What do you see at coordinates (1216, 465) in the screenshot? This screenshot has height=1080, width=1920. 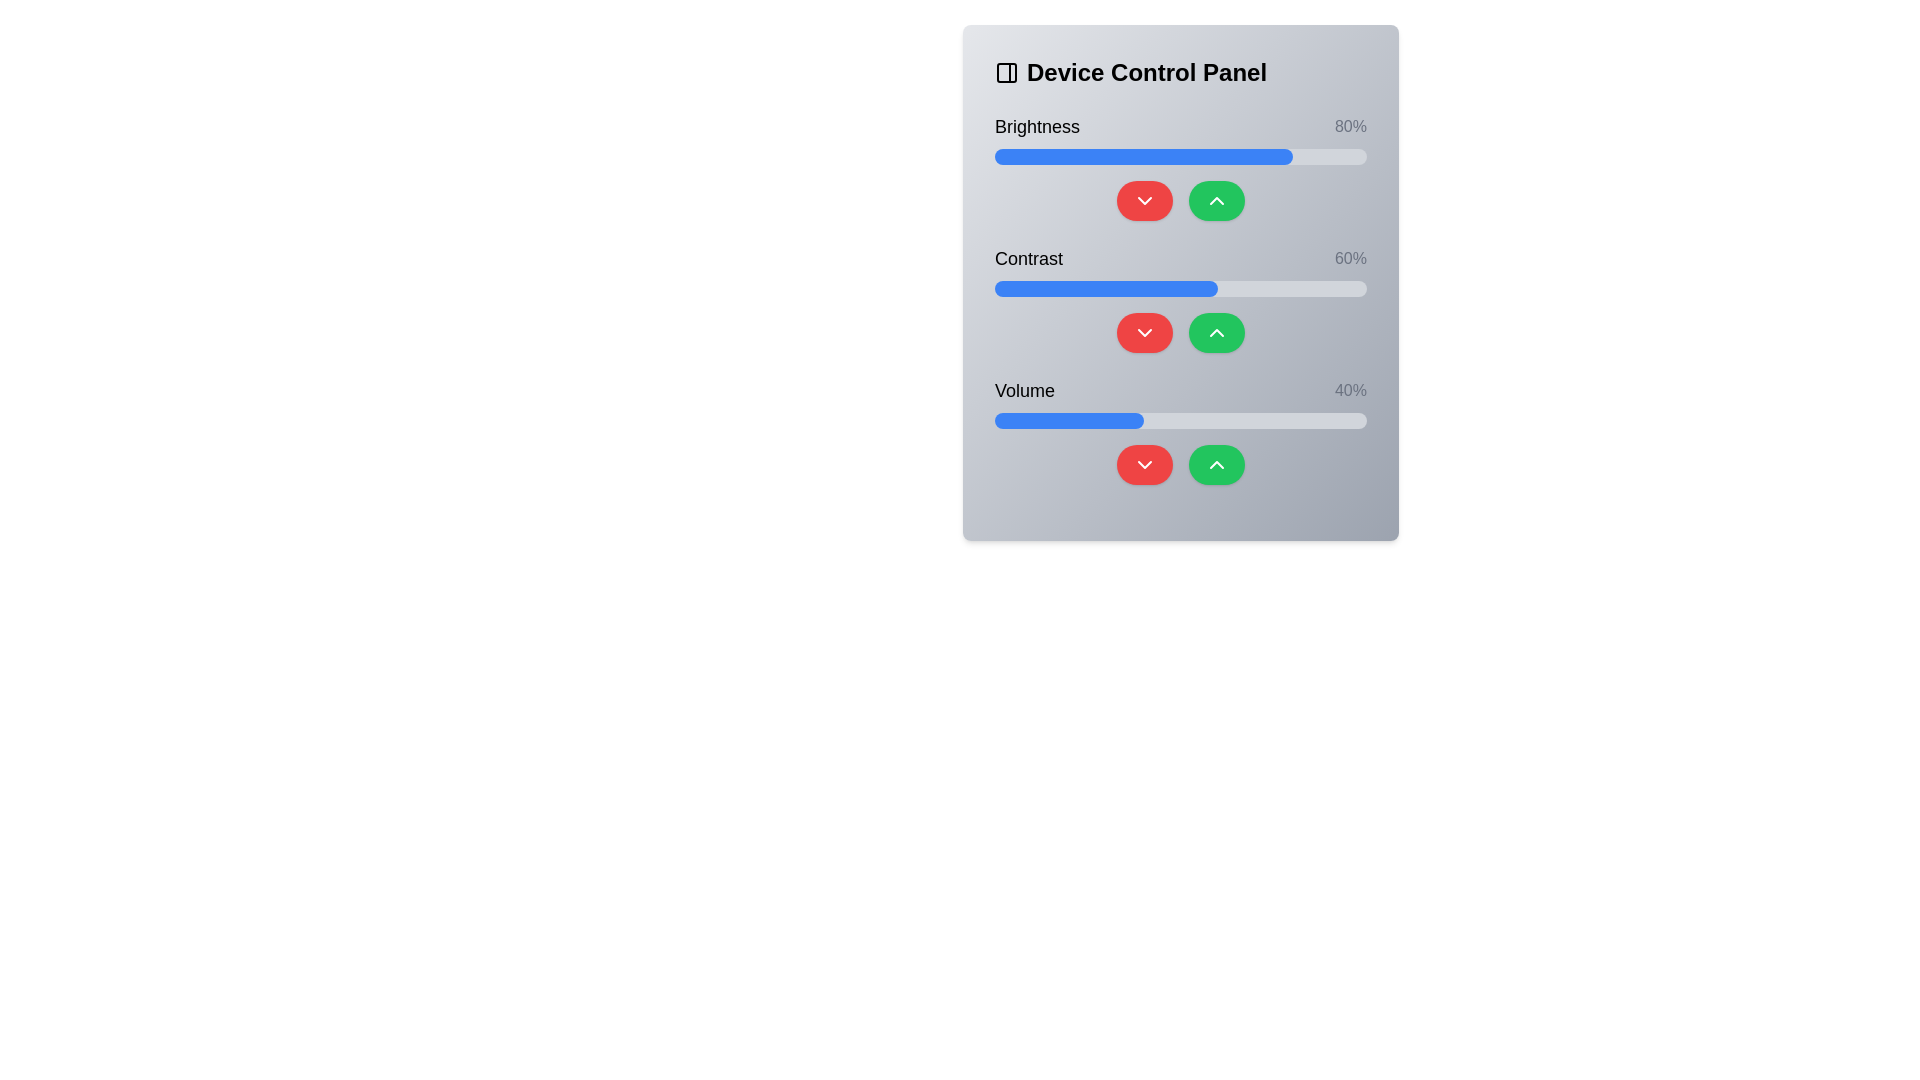 I see `the fourth button in the control panel UI used for increasing the 'Volume' parameter via keyboard navigation` at bounding box center [1216, 465].